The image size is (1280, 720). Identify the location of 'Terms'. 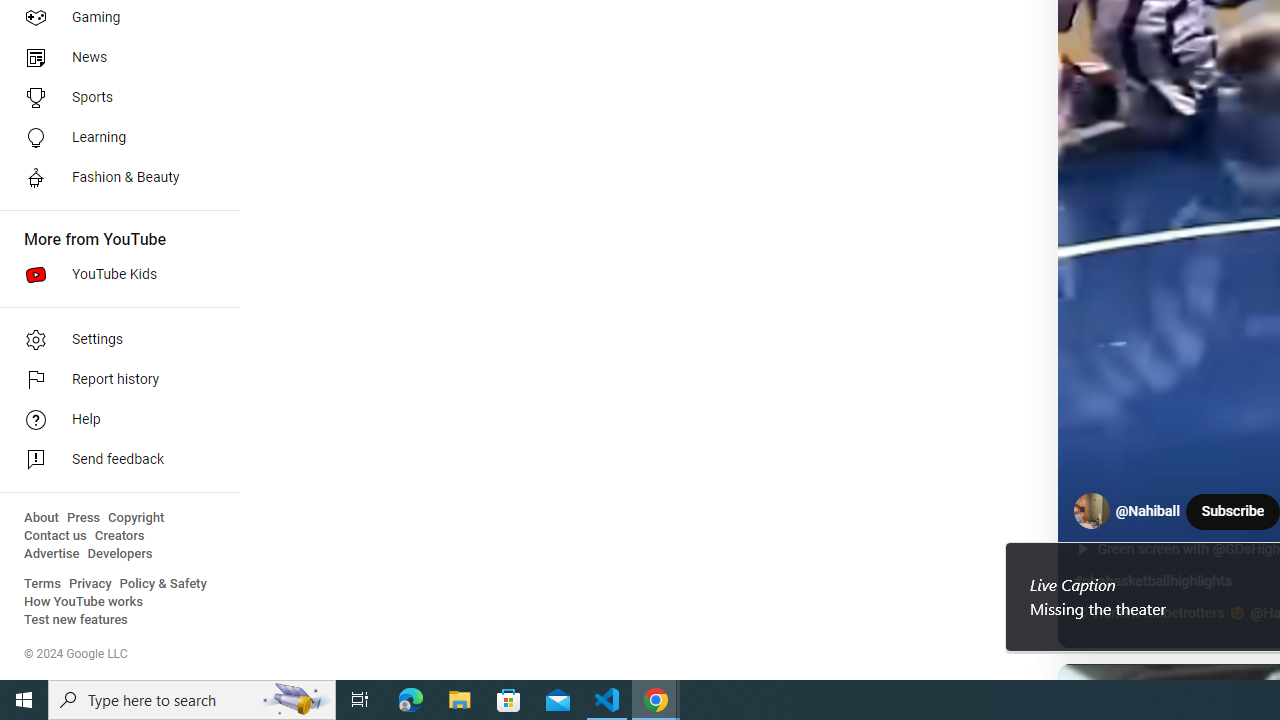
(42, 584).